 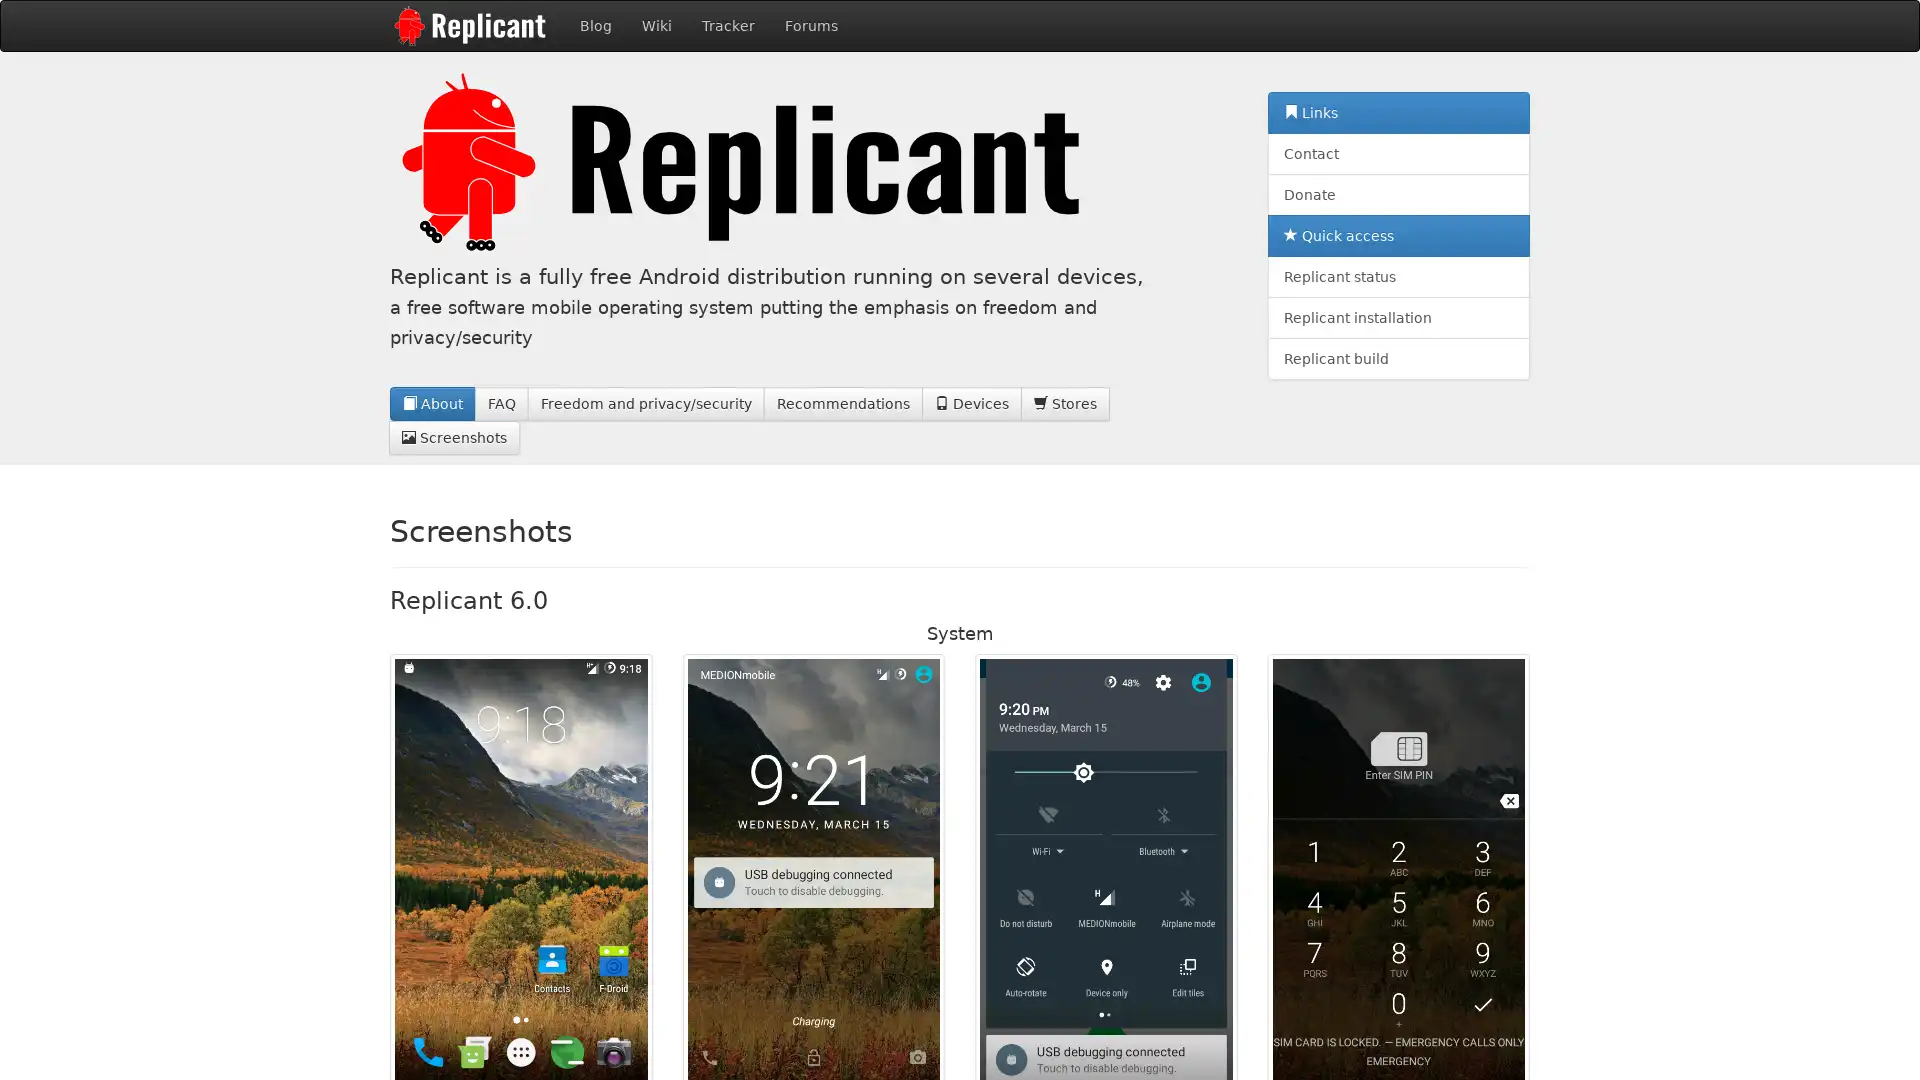 What do you see at coordinates (843, 404) in the screenshot?
I see `Recommendations` at bounding box center [843, 404].